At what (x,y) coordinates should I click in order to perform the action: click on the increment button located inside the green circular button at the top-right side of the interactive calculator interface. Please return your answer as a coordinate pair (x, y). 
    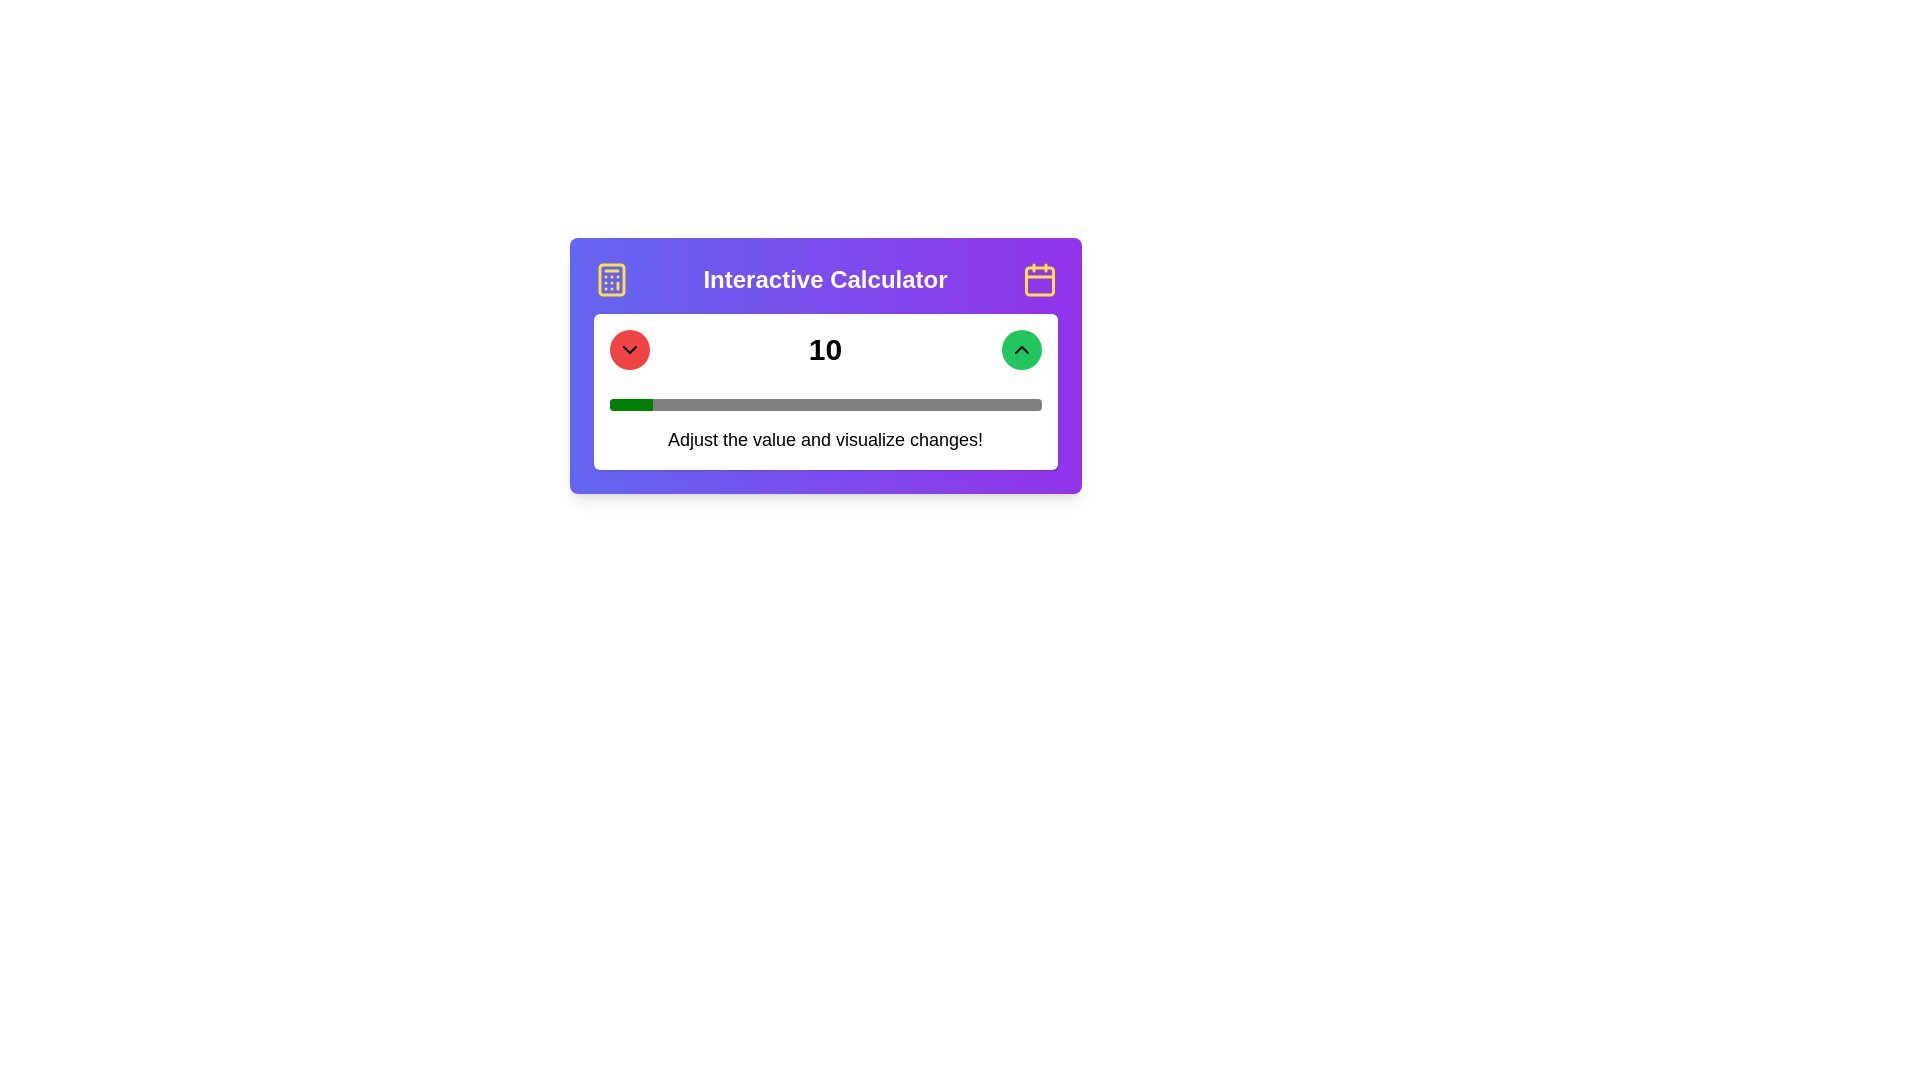
    Looking at the image, I should click on (1021, 349).